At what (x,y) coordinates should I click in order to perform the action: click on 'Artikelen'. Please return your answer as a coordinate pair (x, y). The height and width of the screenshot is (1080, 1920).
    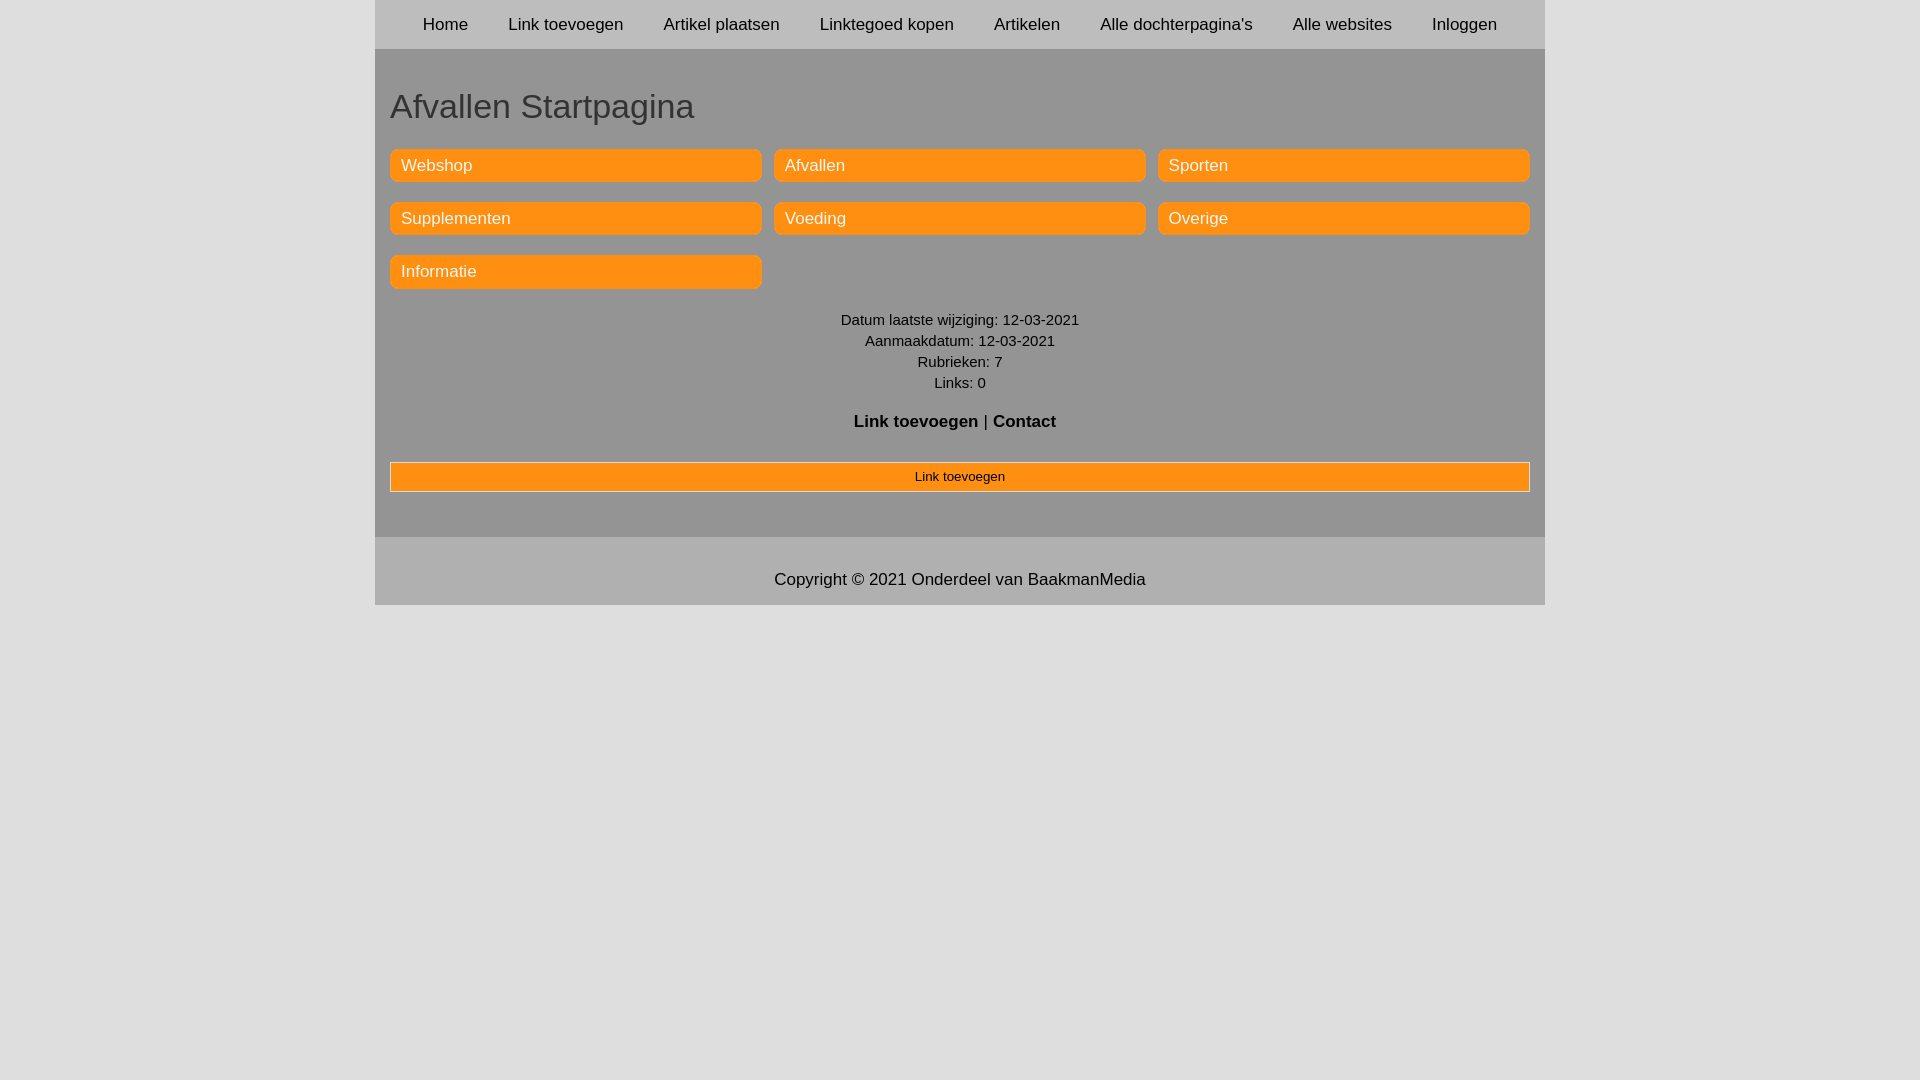
    Looking at the image, I should click on (1027, 24).